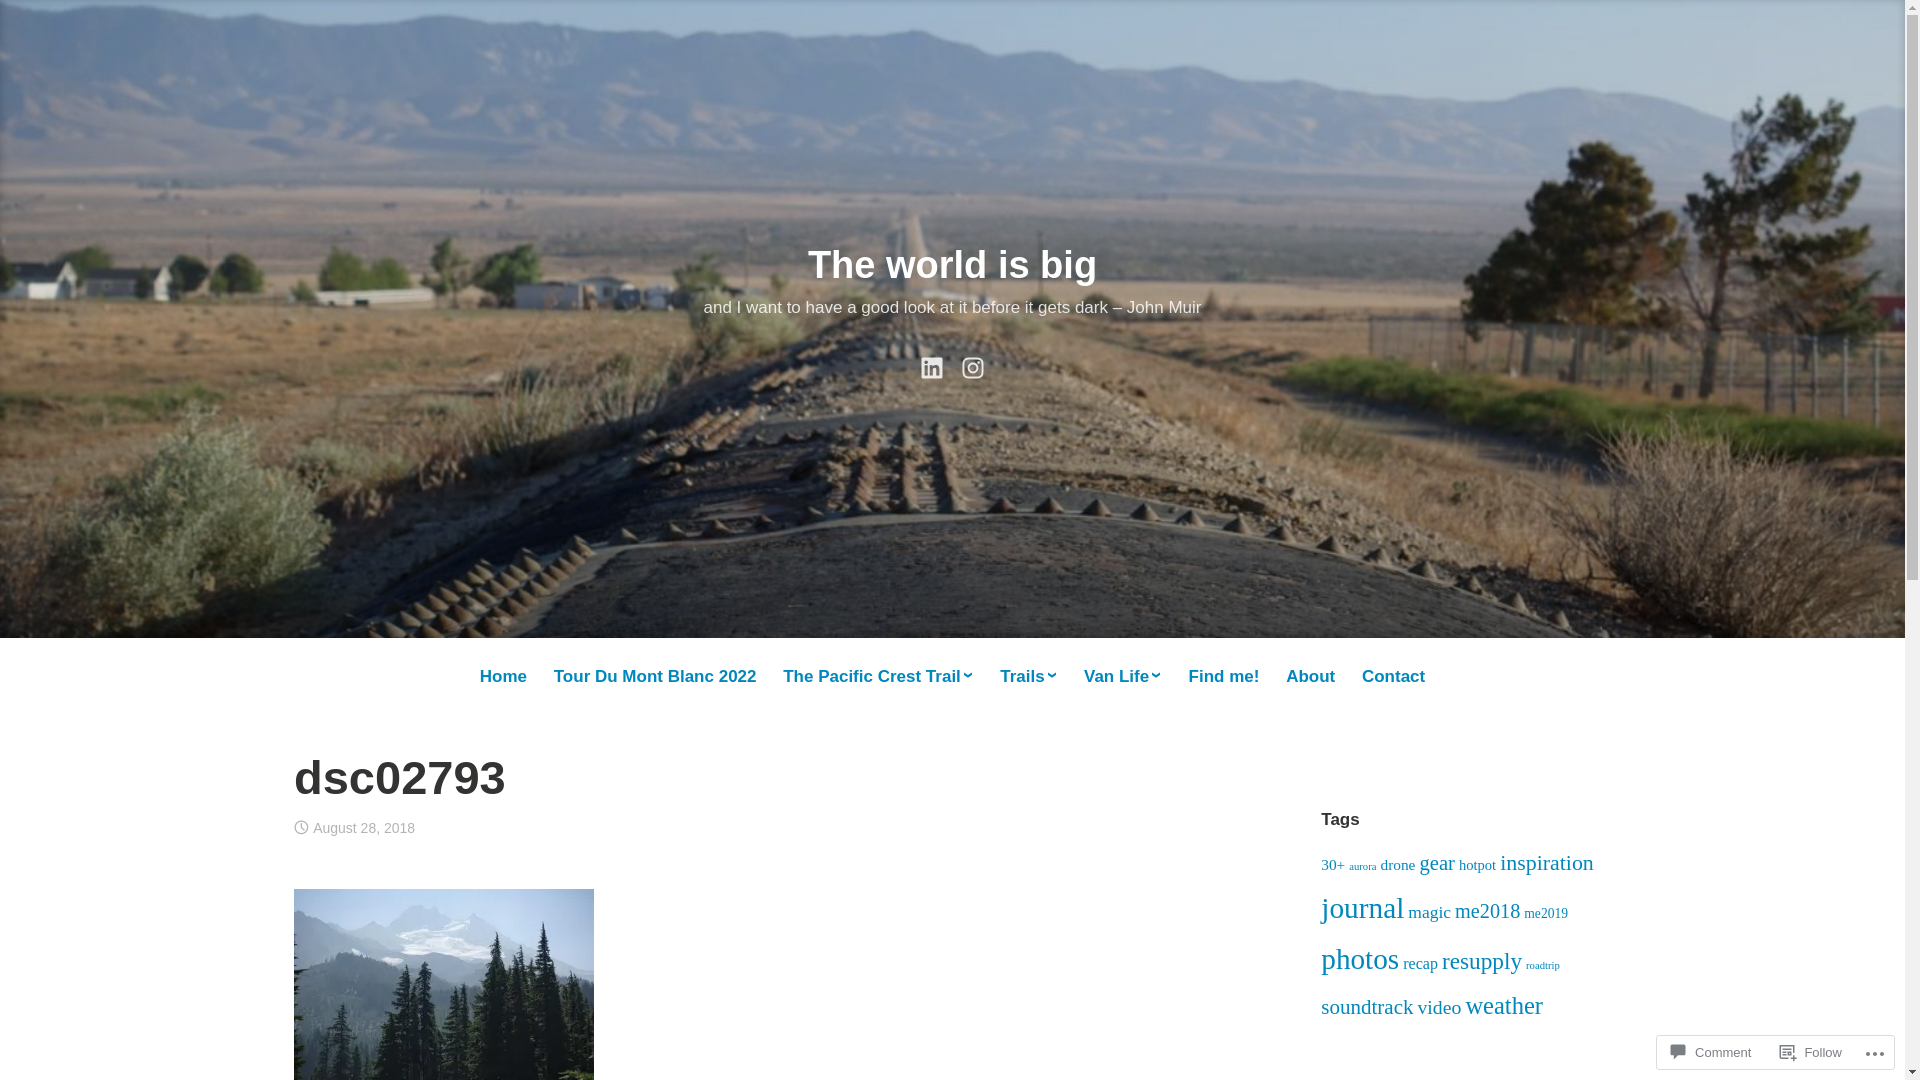 The height and width of the screenshot is (1080, 1920). I want to click on 'The Pacific Crest Trail', so click(878, 676).